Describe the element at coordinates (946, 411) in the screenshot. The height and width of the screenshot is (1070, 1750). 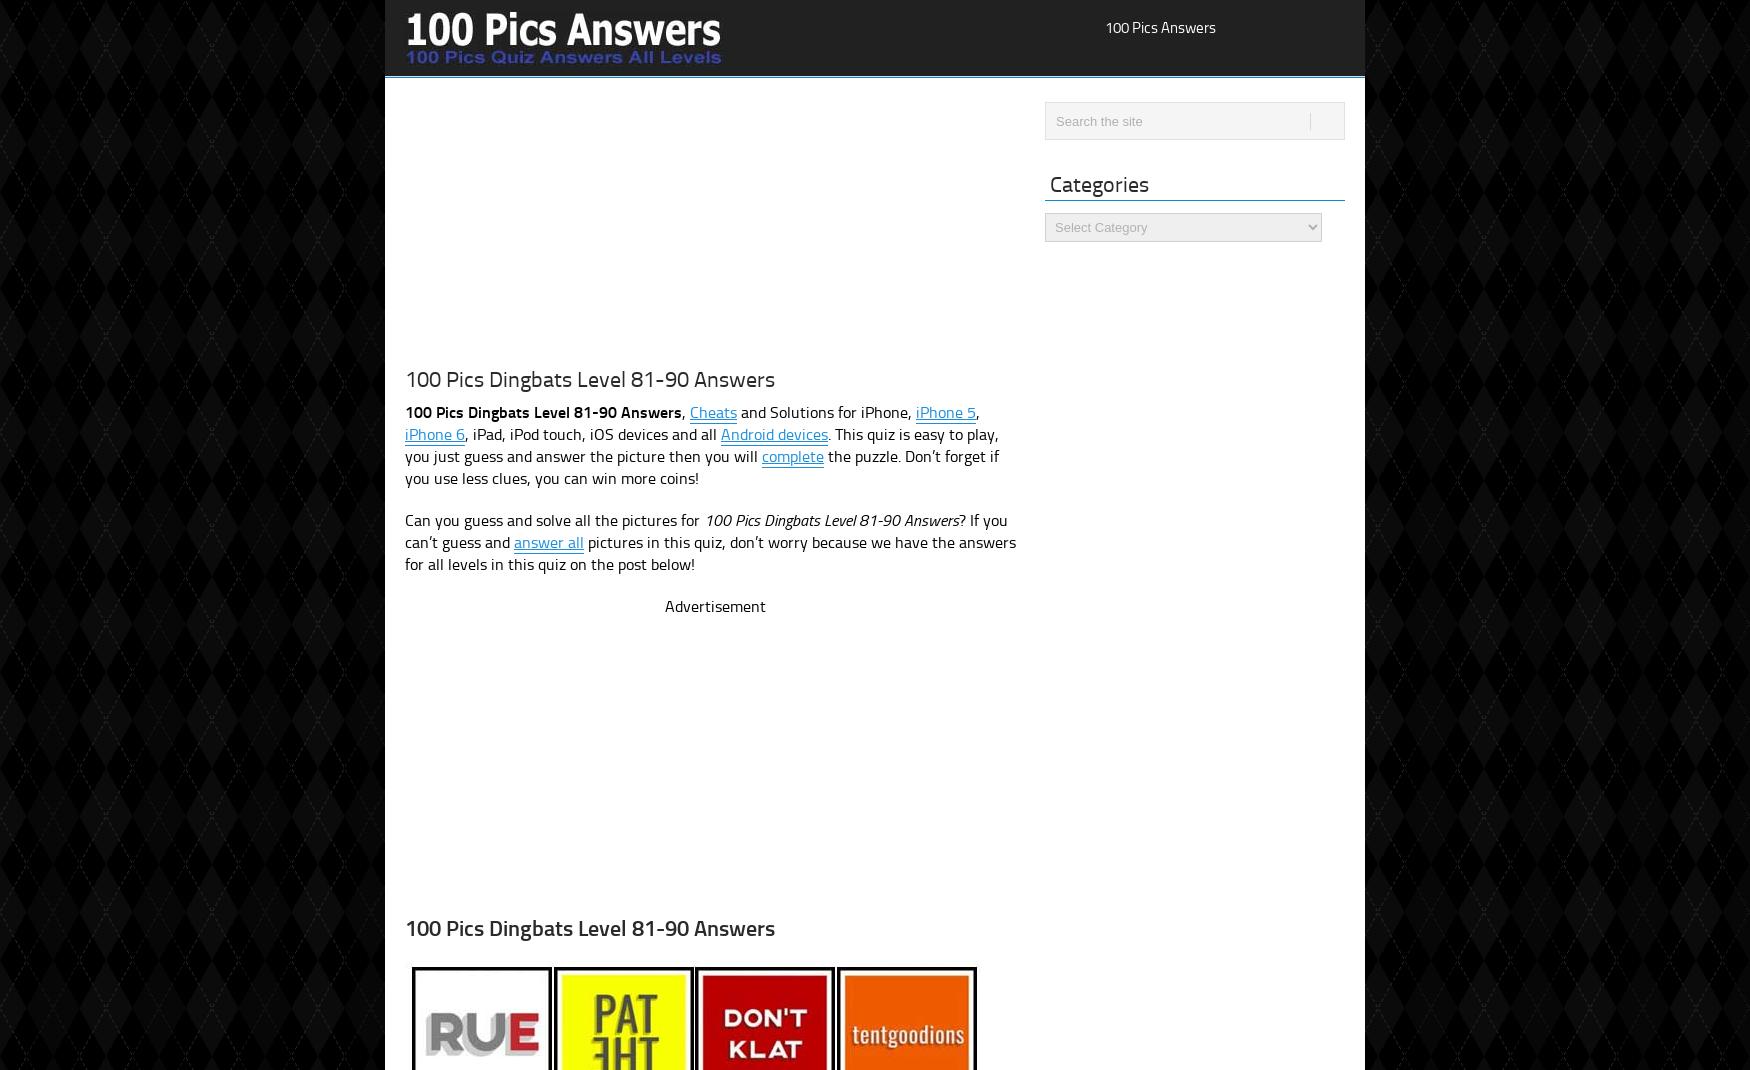
I see `'iPhone 5'` at that location.